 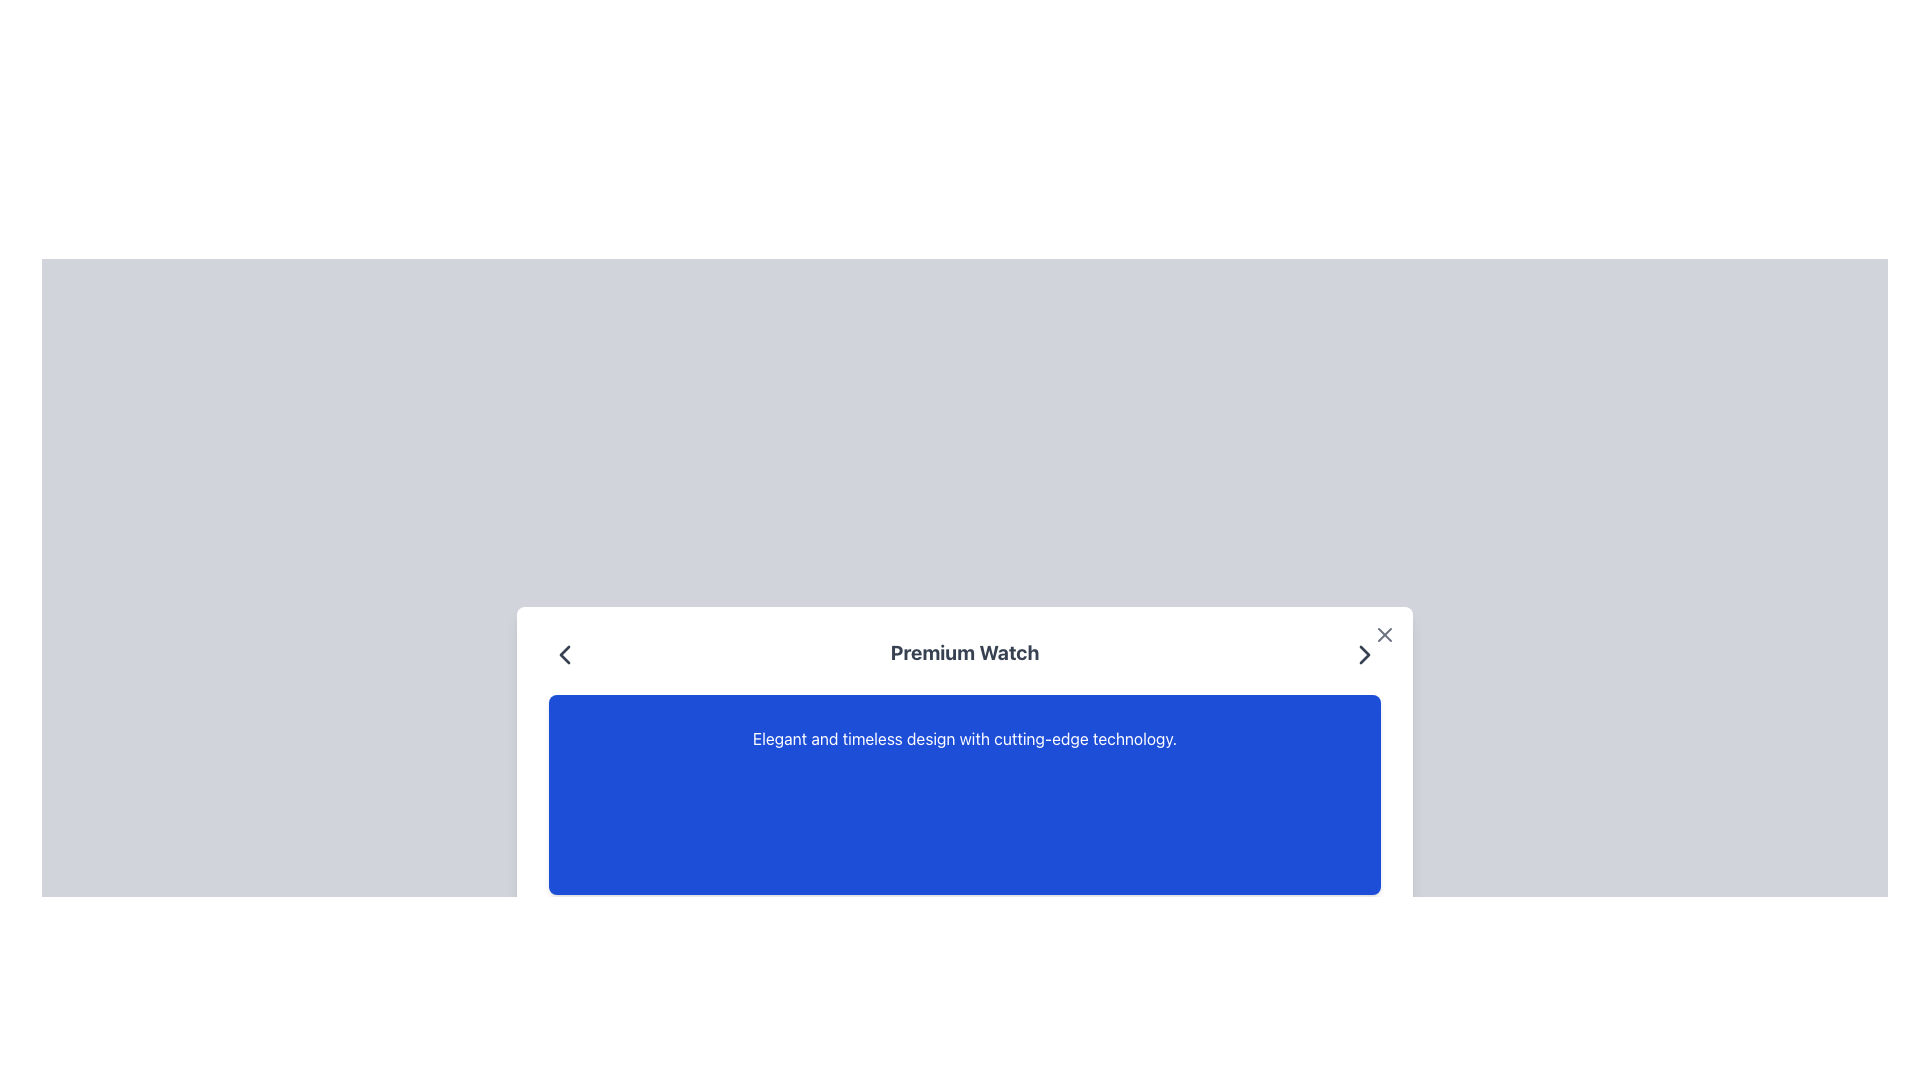 What do you see at coordinates (1363, 655) in the screenshot?
I see `the right-pointing chevron icon (vector icon) located beneath the close (X) button in the top-right section of the modal window` at bounding box center [1363, 655].